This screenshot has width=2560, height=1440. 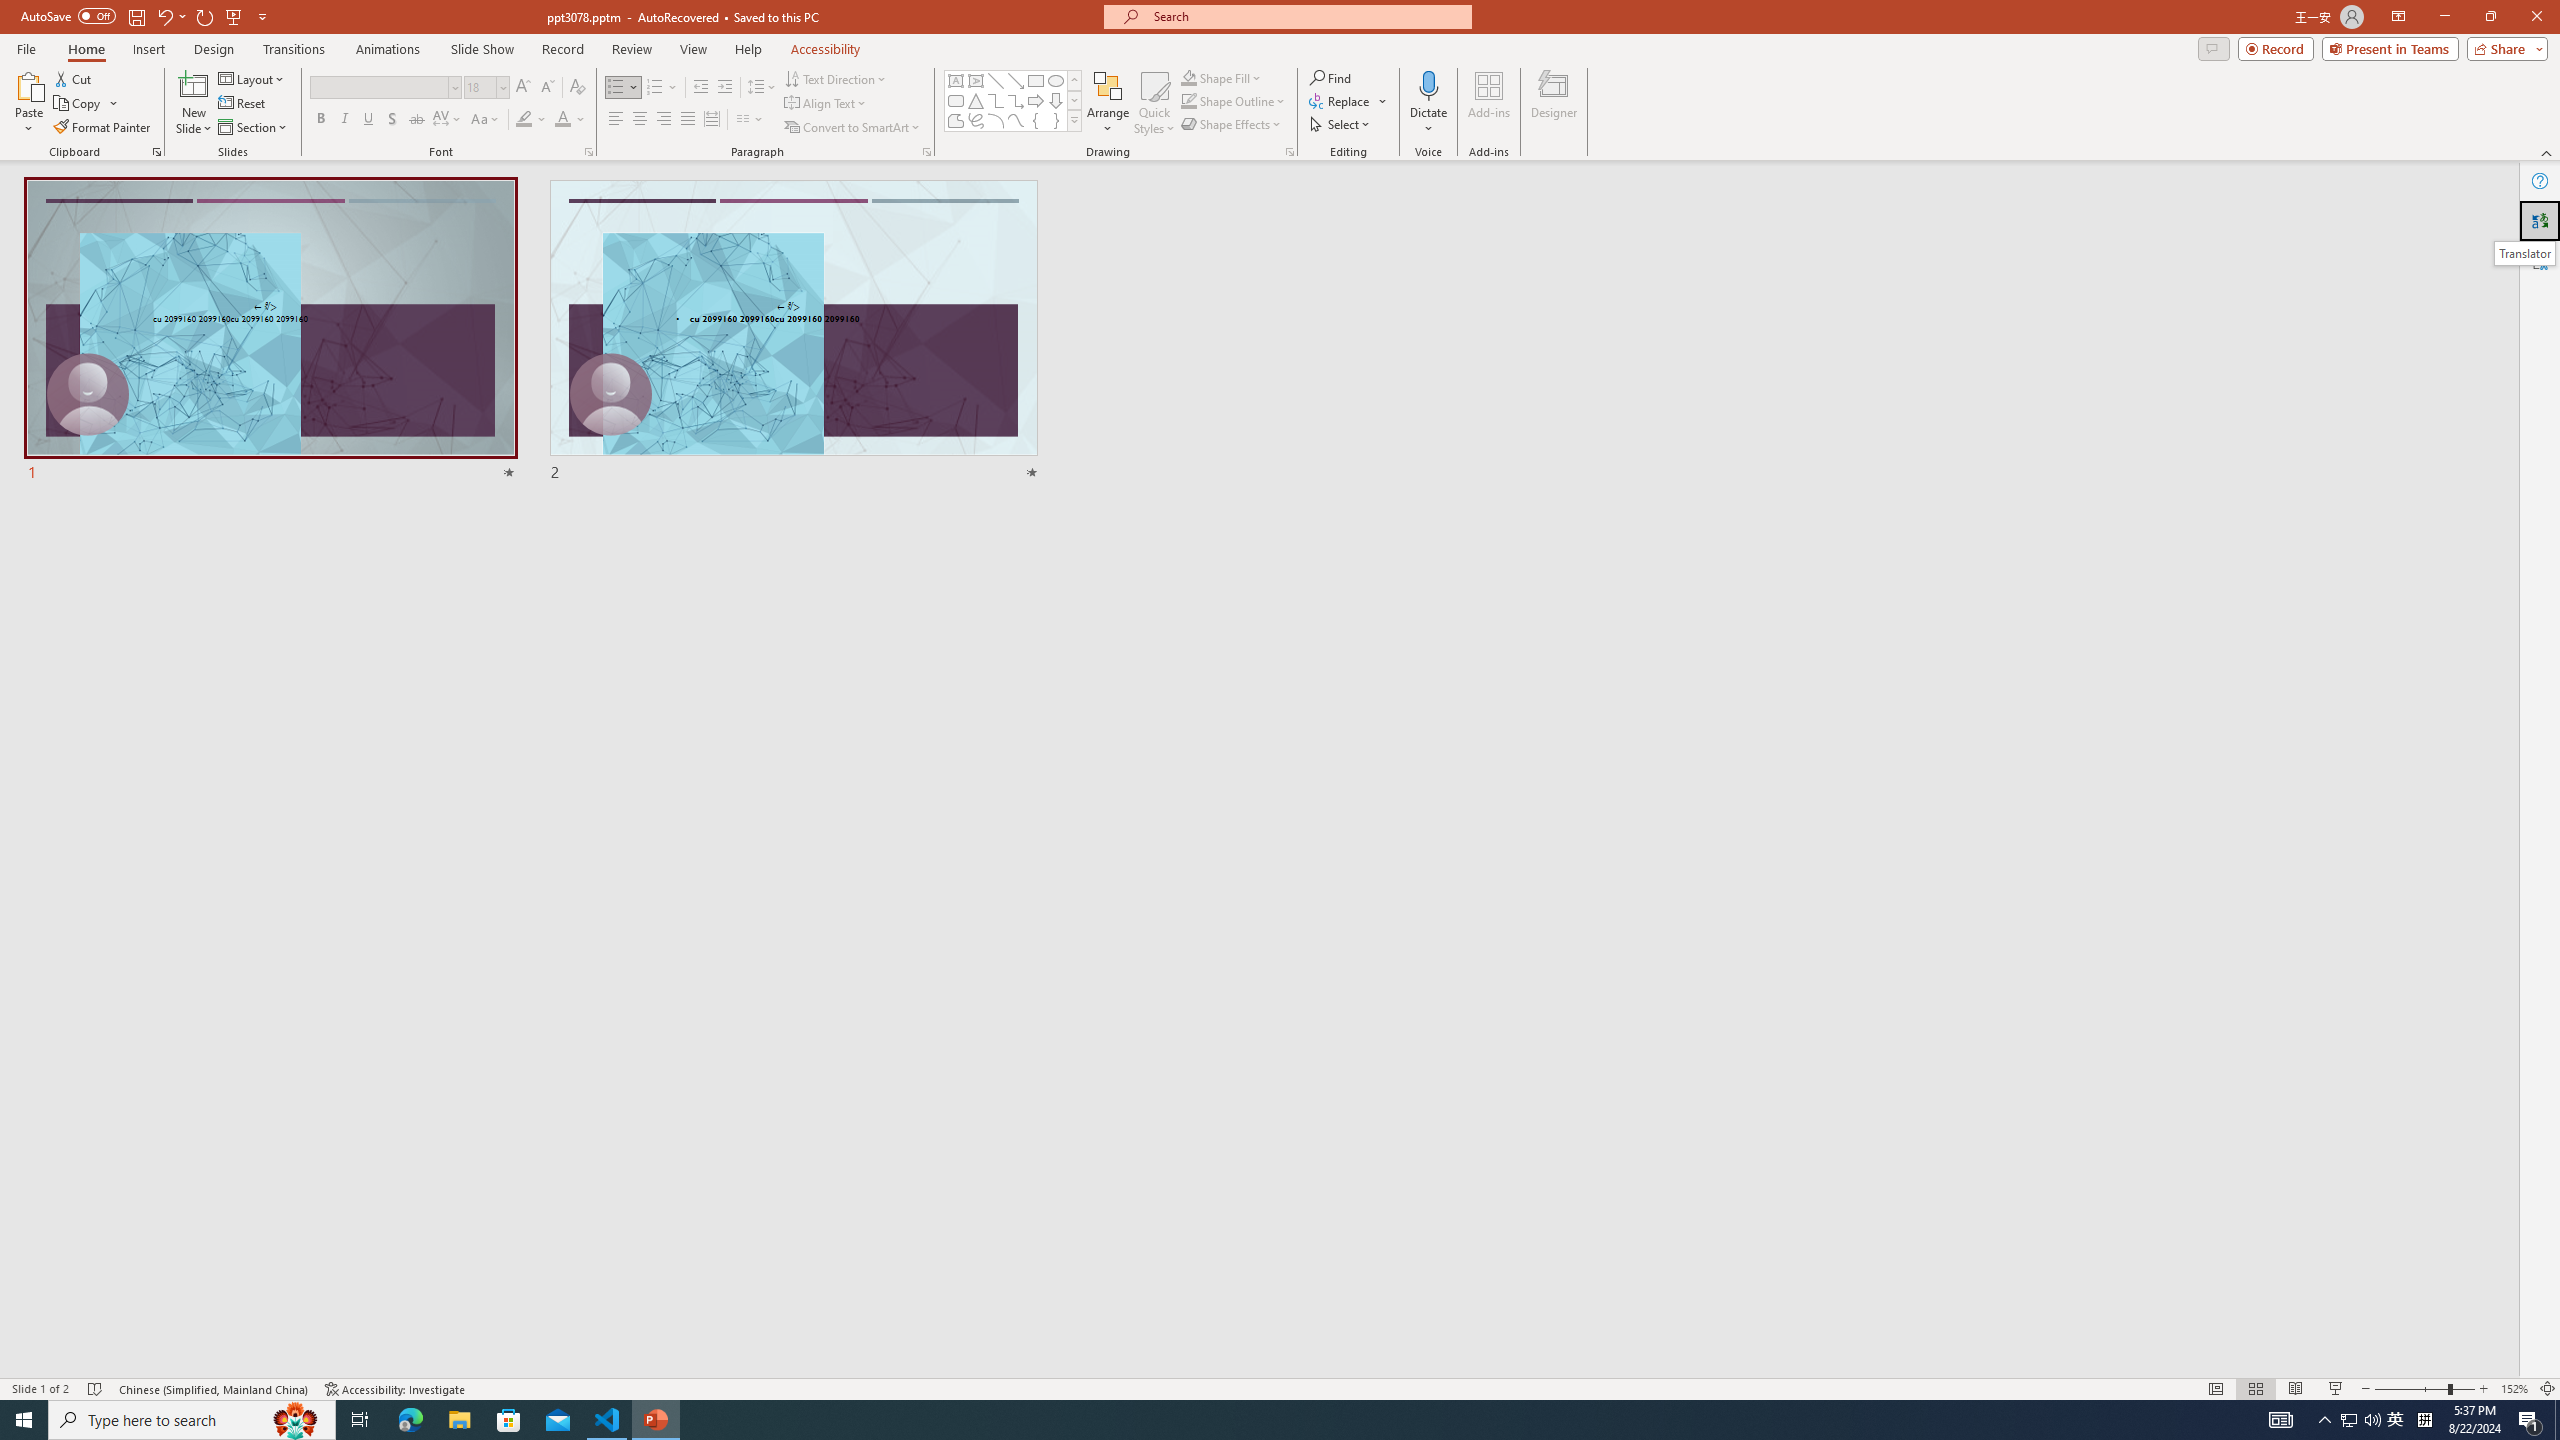 I want to click on 'Zoom', so click(x=2425, y=1389).